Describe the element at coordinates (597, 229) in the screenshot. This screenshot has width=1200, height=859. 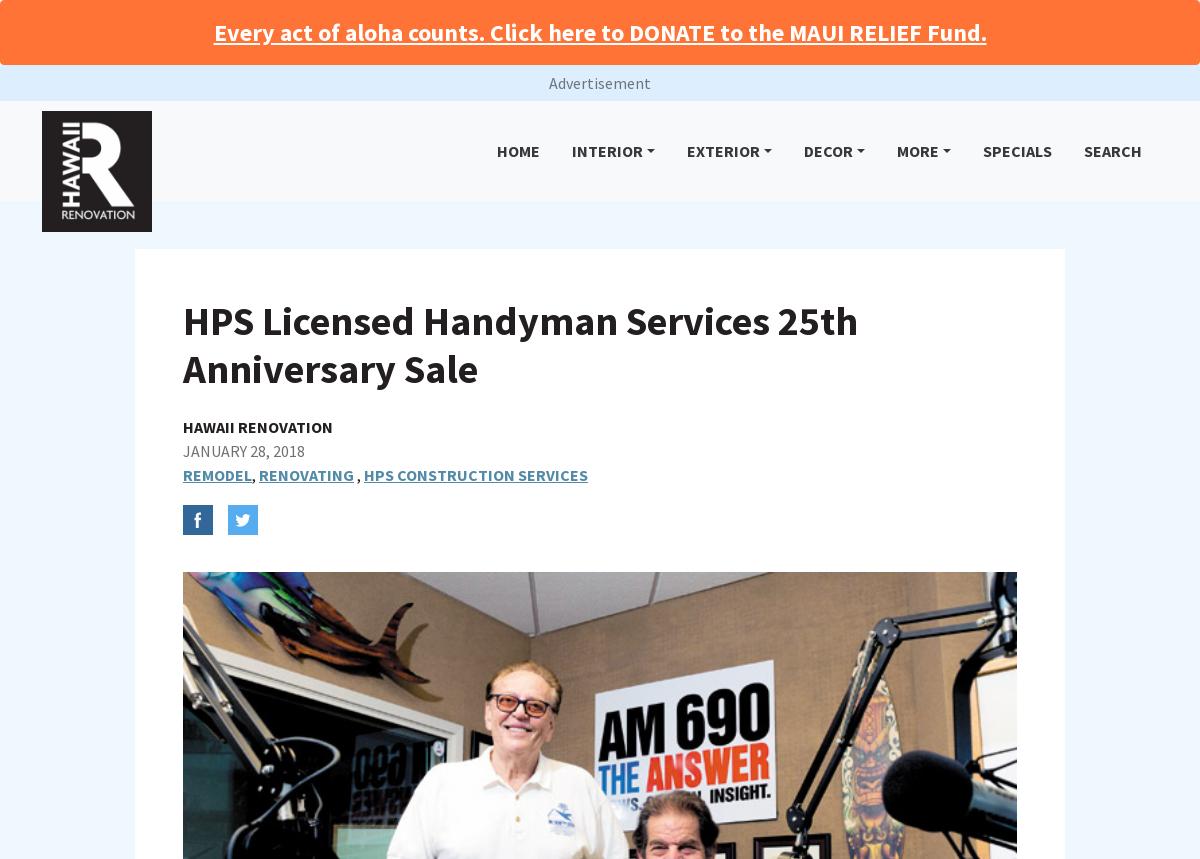
I see `'Peters, urges to always get the proposed scope of work, cost, payment terms, and the person’s true identity in writing.'` at that location.